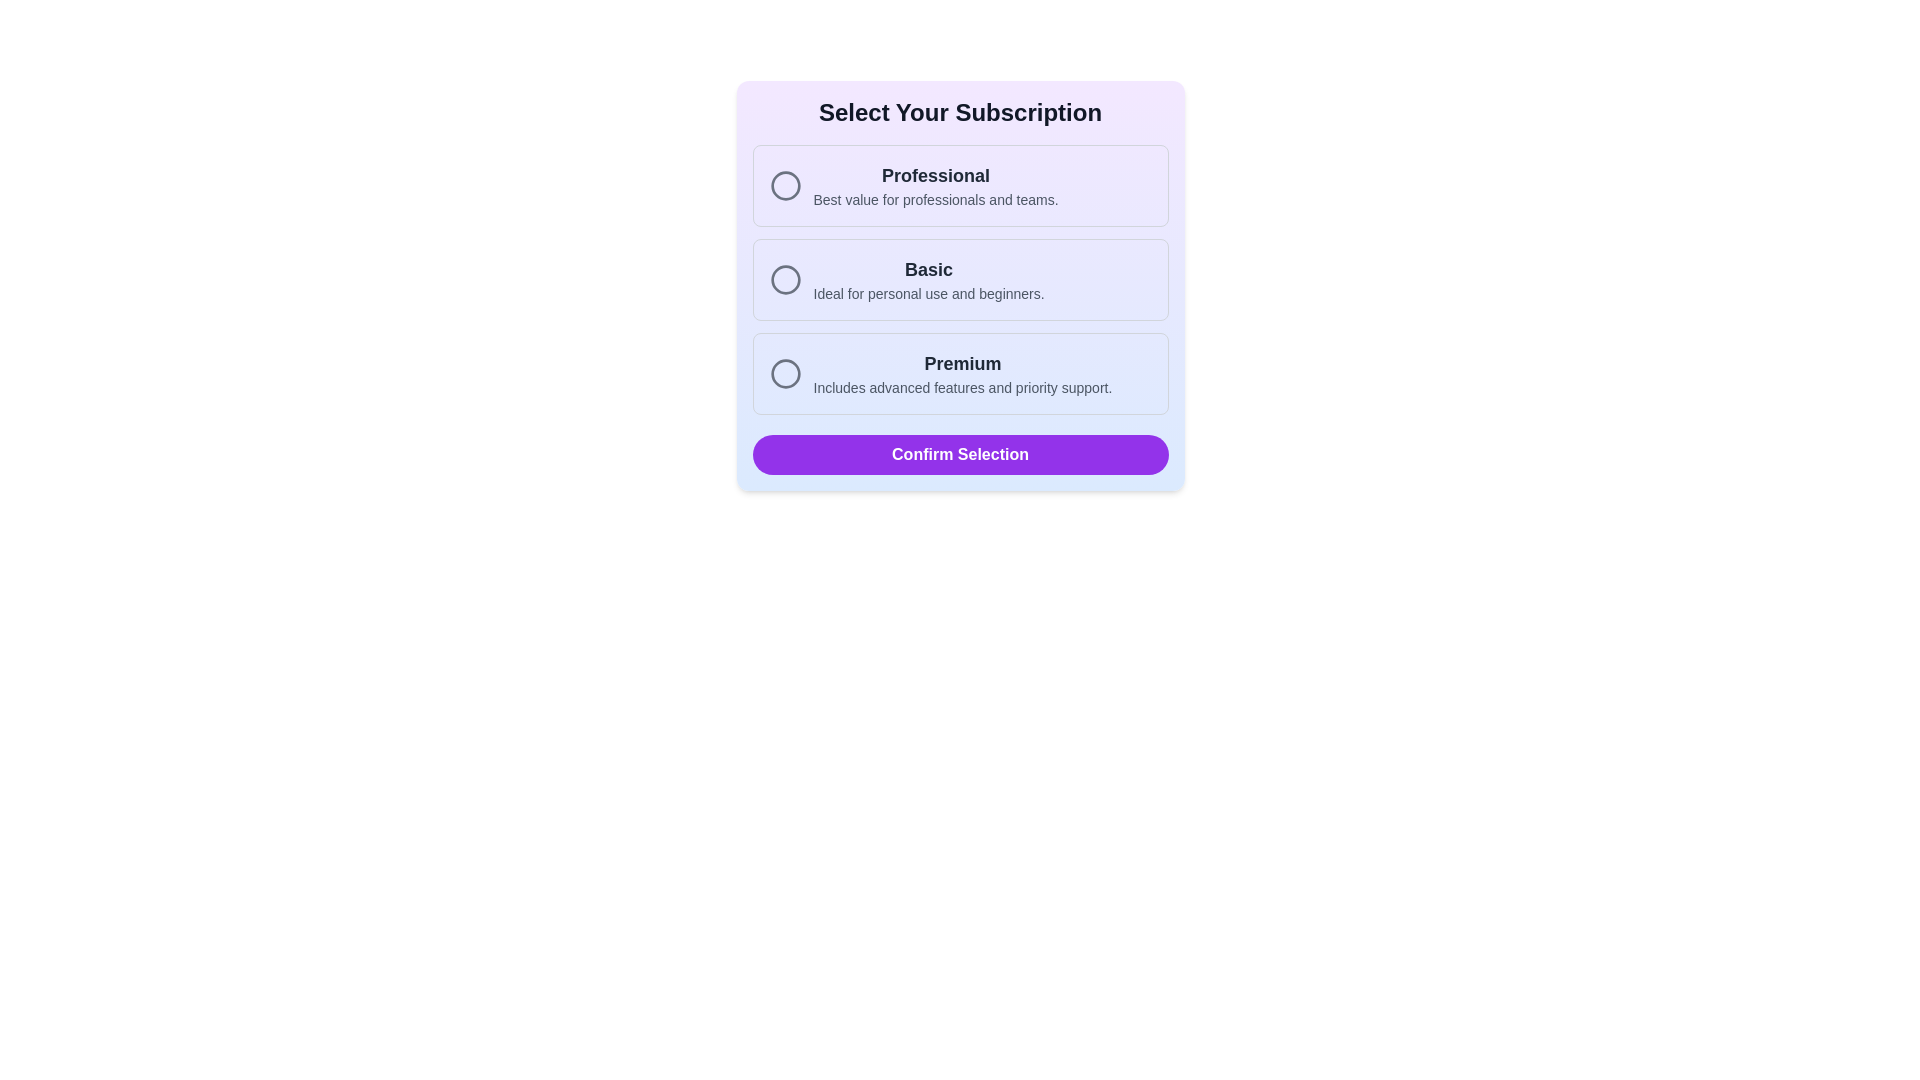  I want to click on the 'Professional' subscription plan label, which is located in the middle section of the subscription selection card, directly above the subtitle text and next to a circular radio button, so click(935, 175).